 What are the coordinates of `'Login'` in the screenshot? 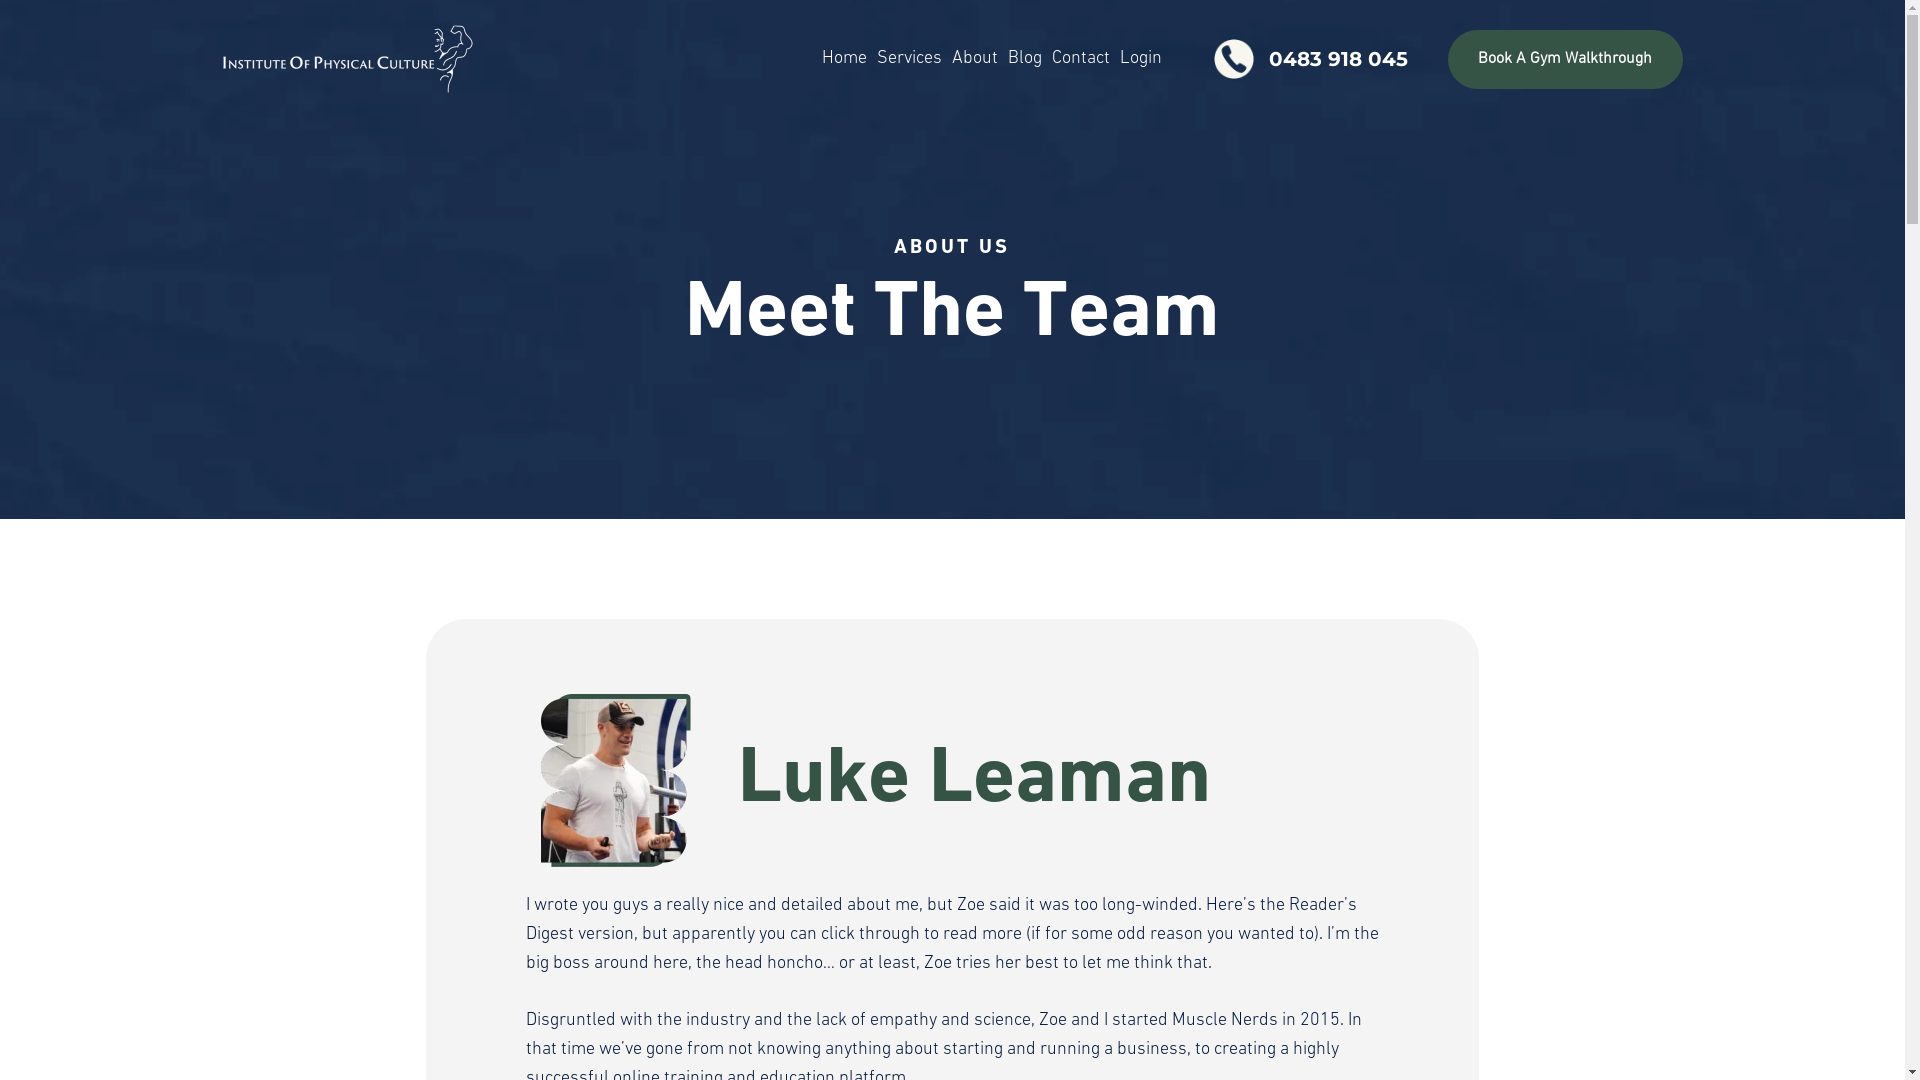 It's located at (1113, 57).